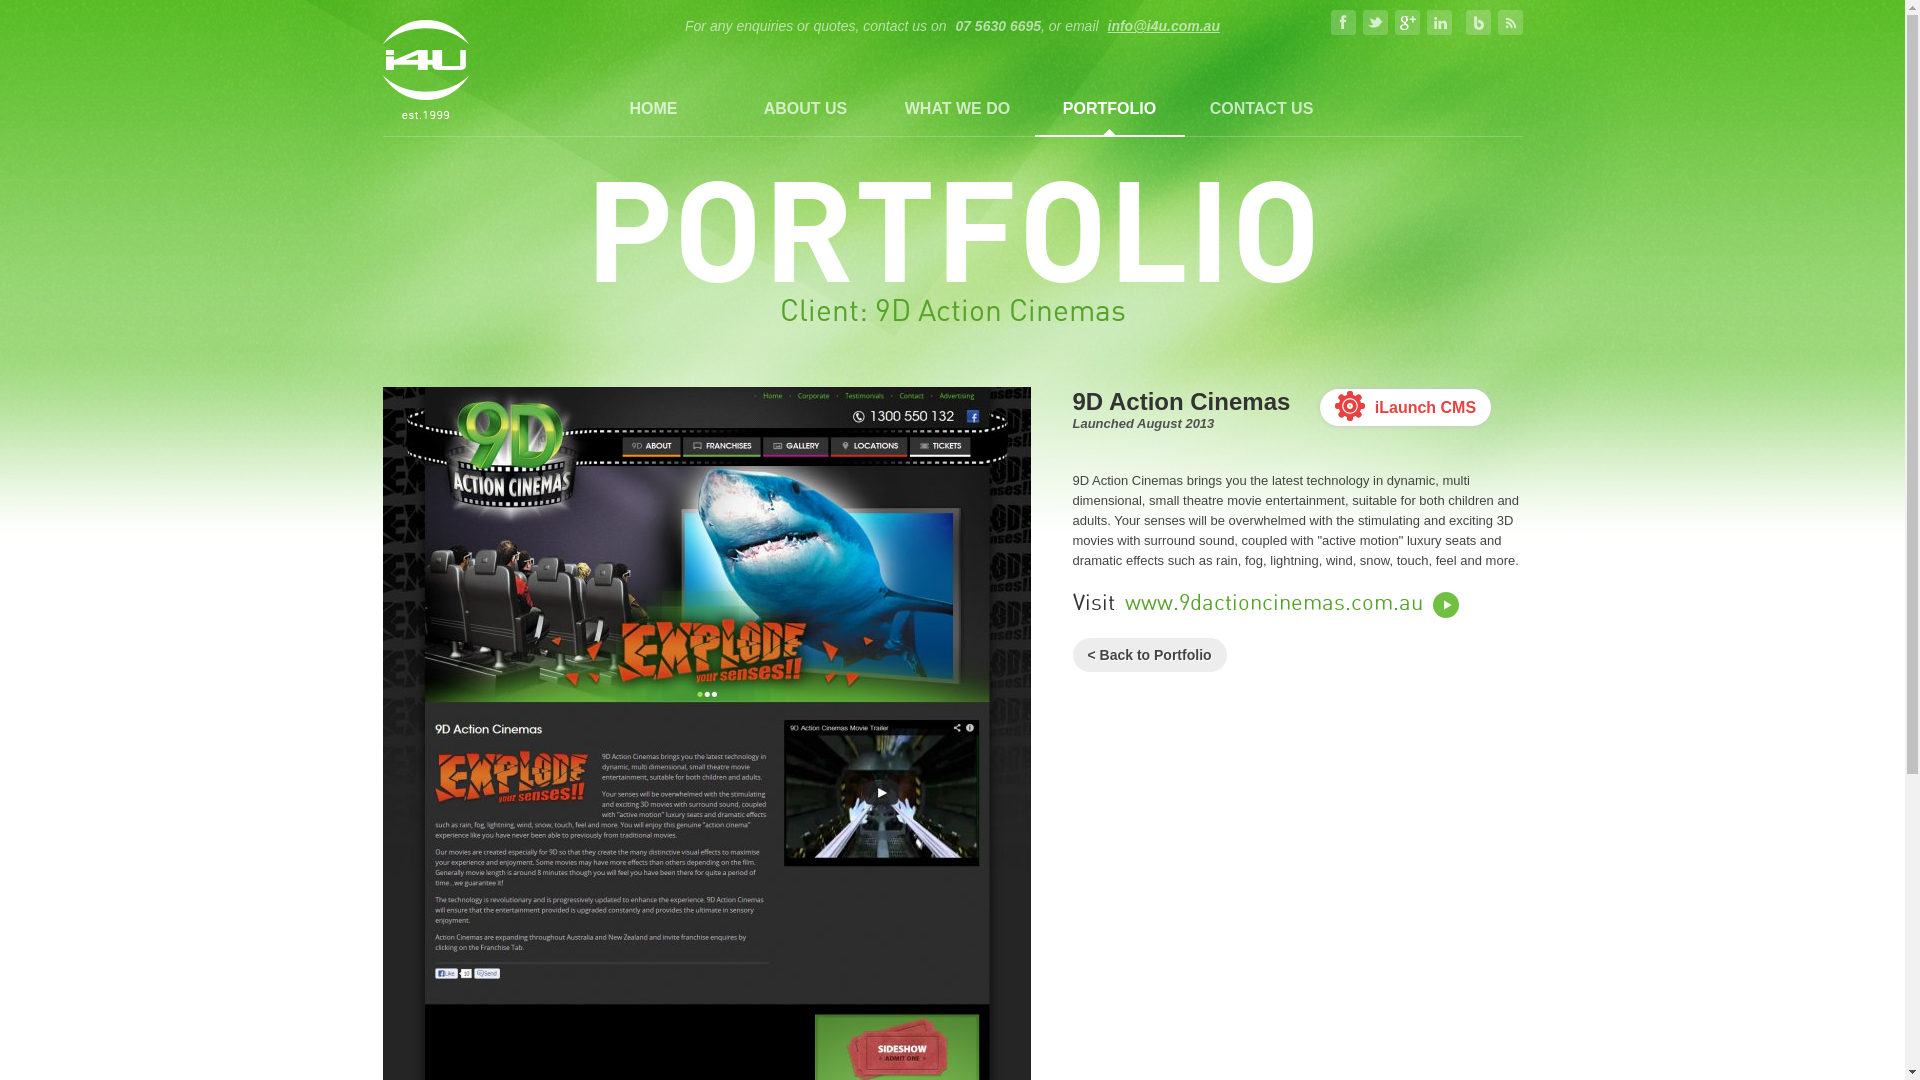 The width and height of the screenshot is (1920, 1080). I want to click on 'PORTFOLIO', so click(1107, 108).